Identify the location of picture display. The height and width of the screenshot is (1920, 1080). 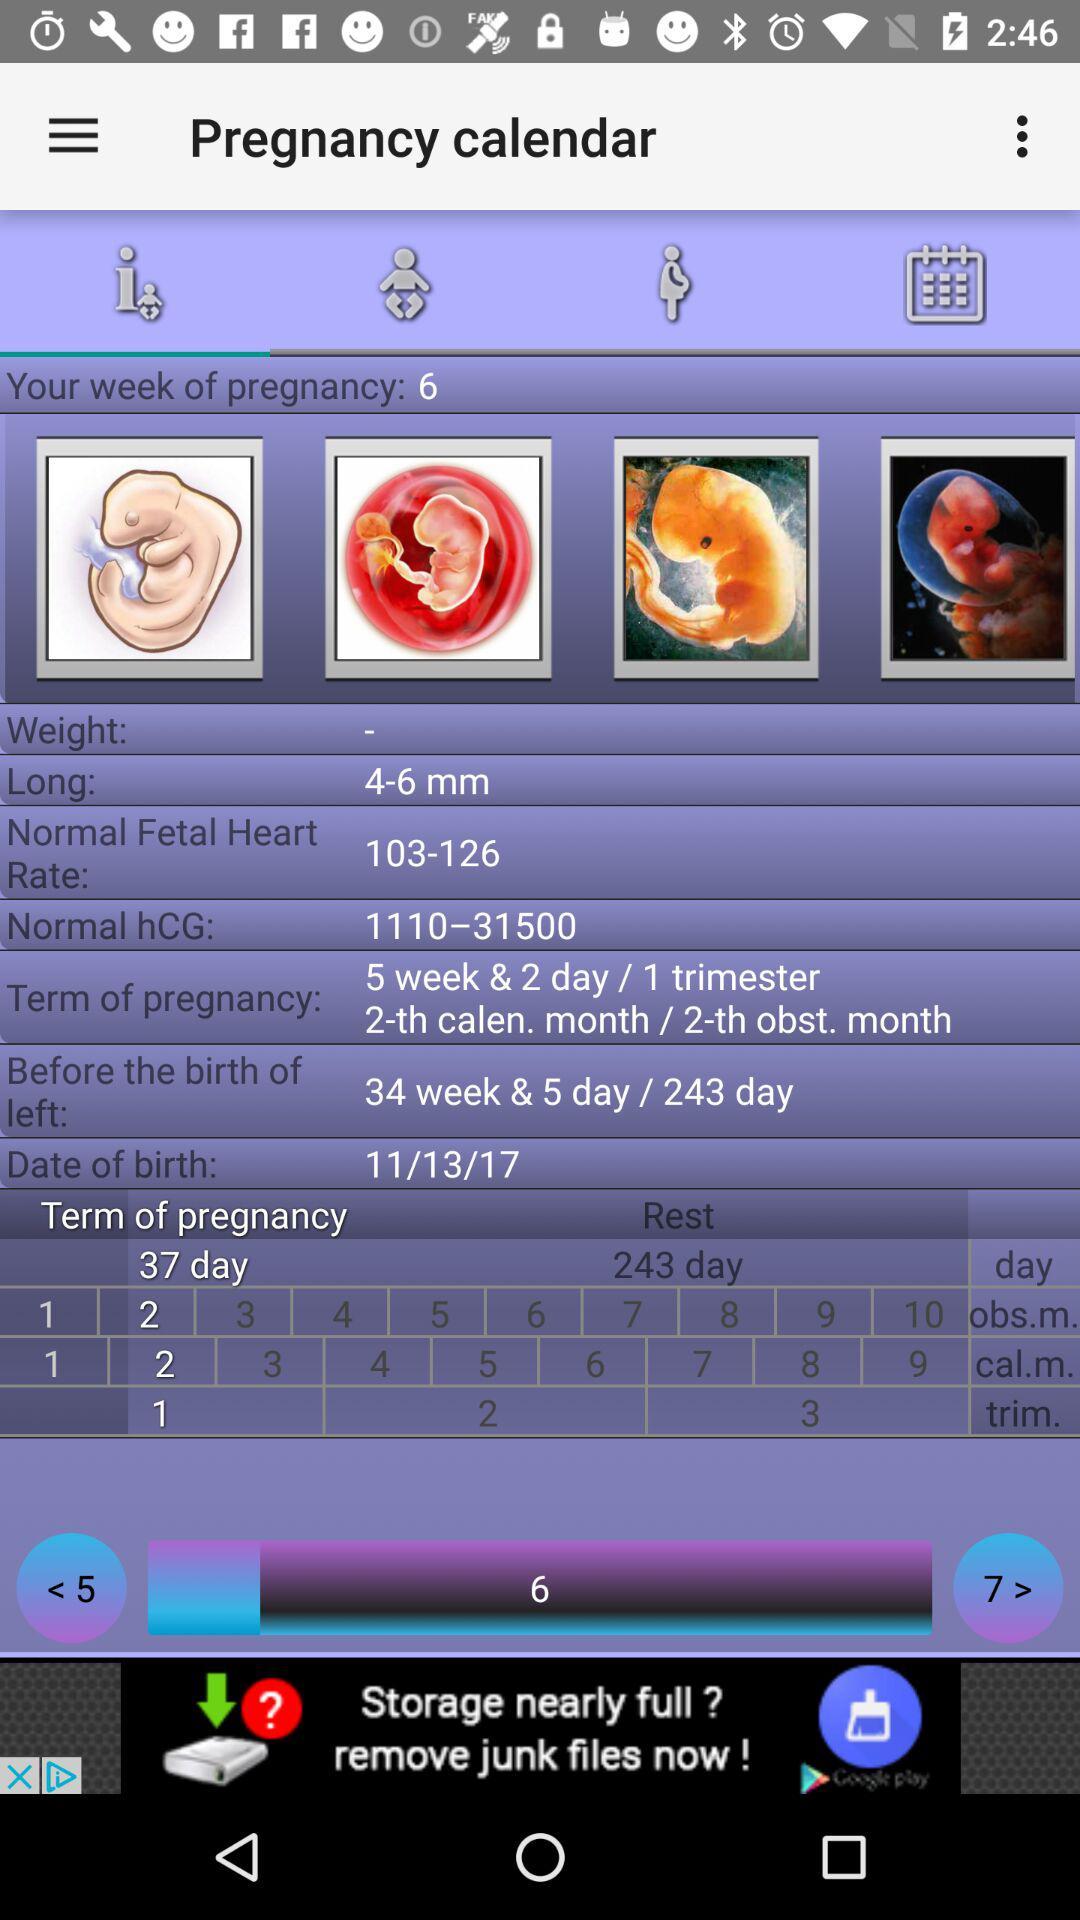
(715, 558).